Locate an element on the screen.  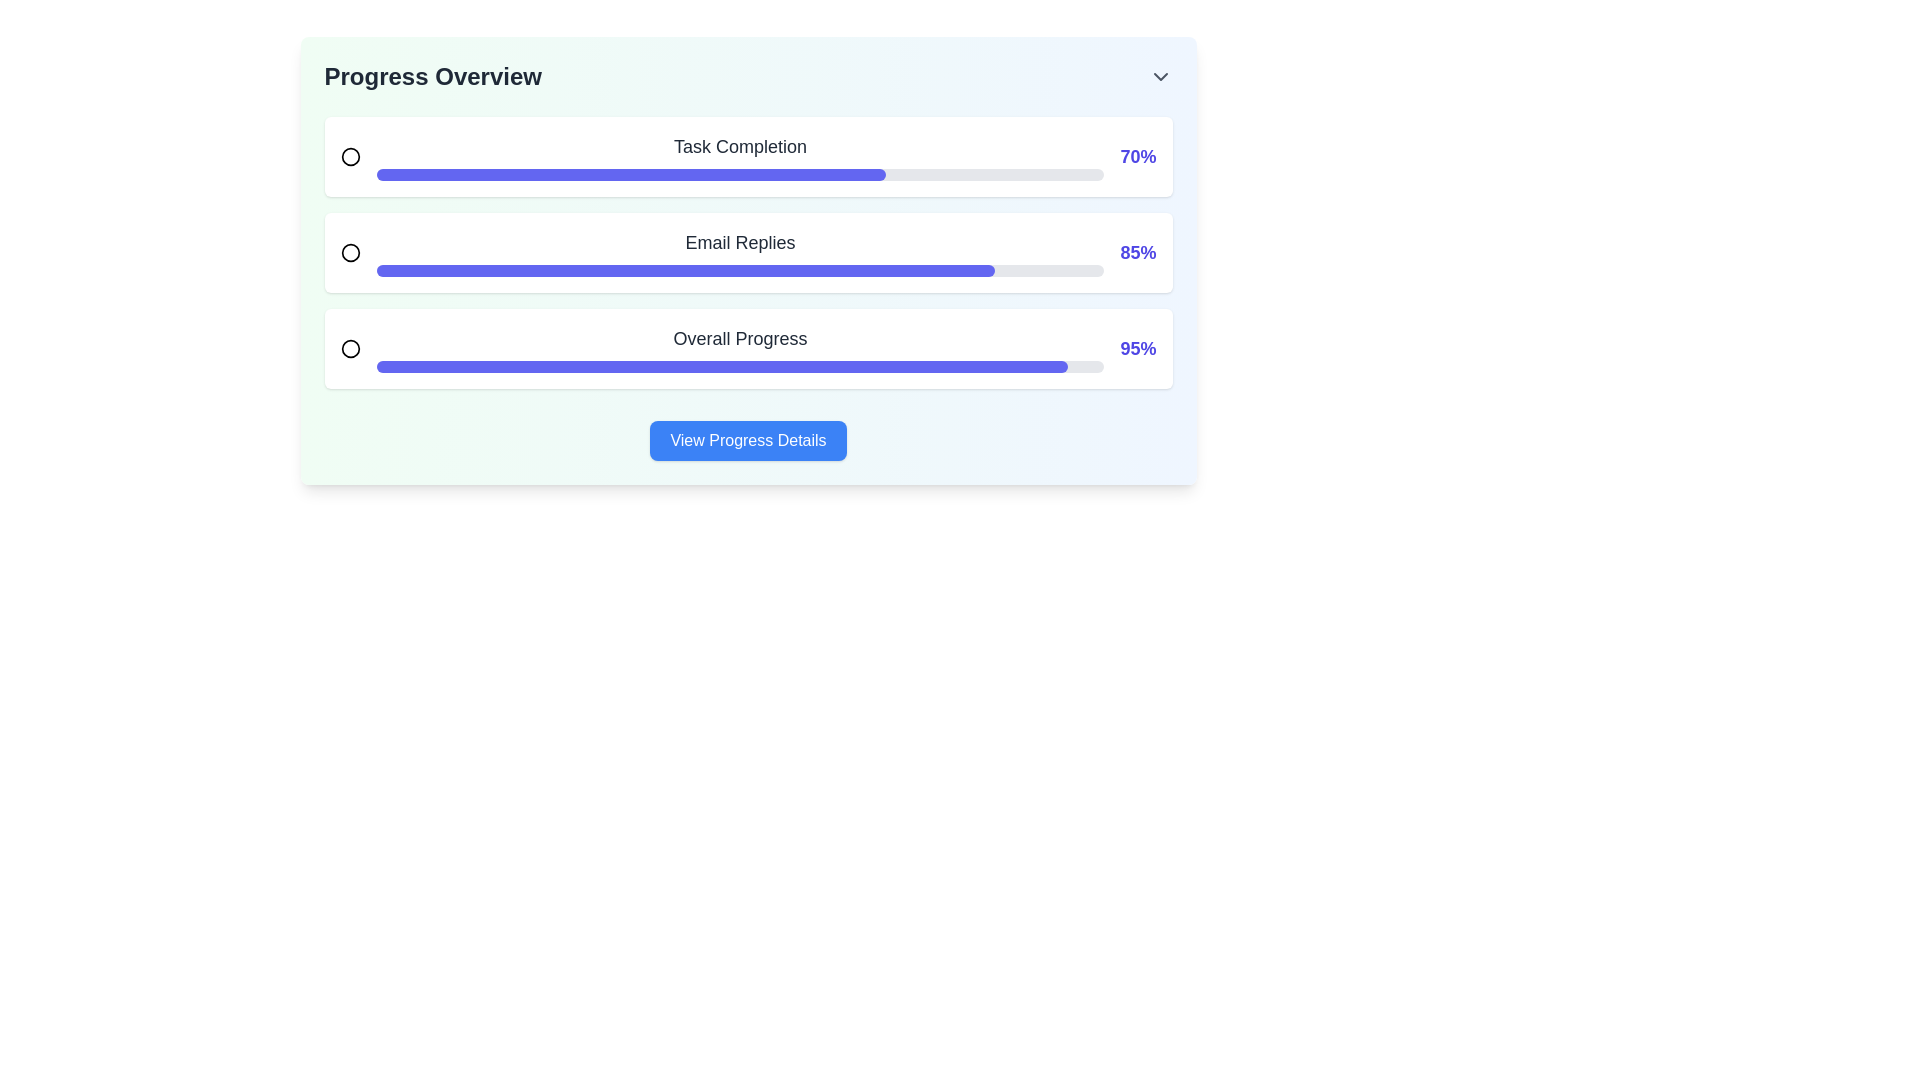
the progress bar with a light gray background and indigo filled portion, representing 70% progress, located beneath the 'Task Completion' label is located at coordinates (739, 173).